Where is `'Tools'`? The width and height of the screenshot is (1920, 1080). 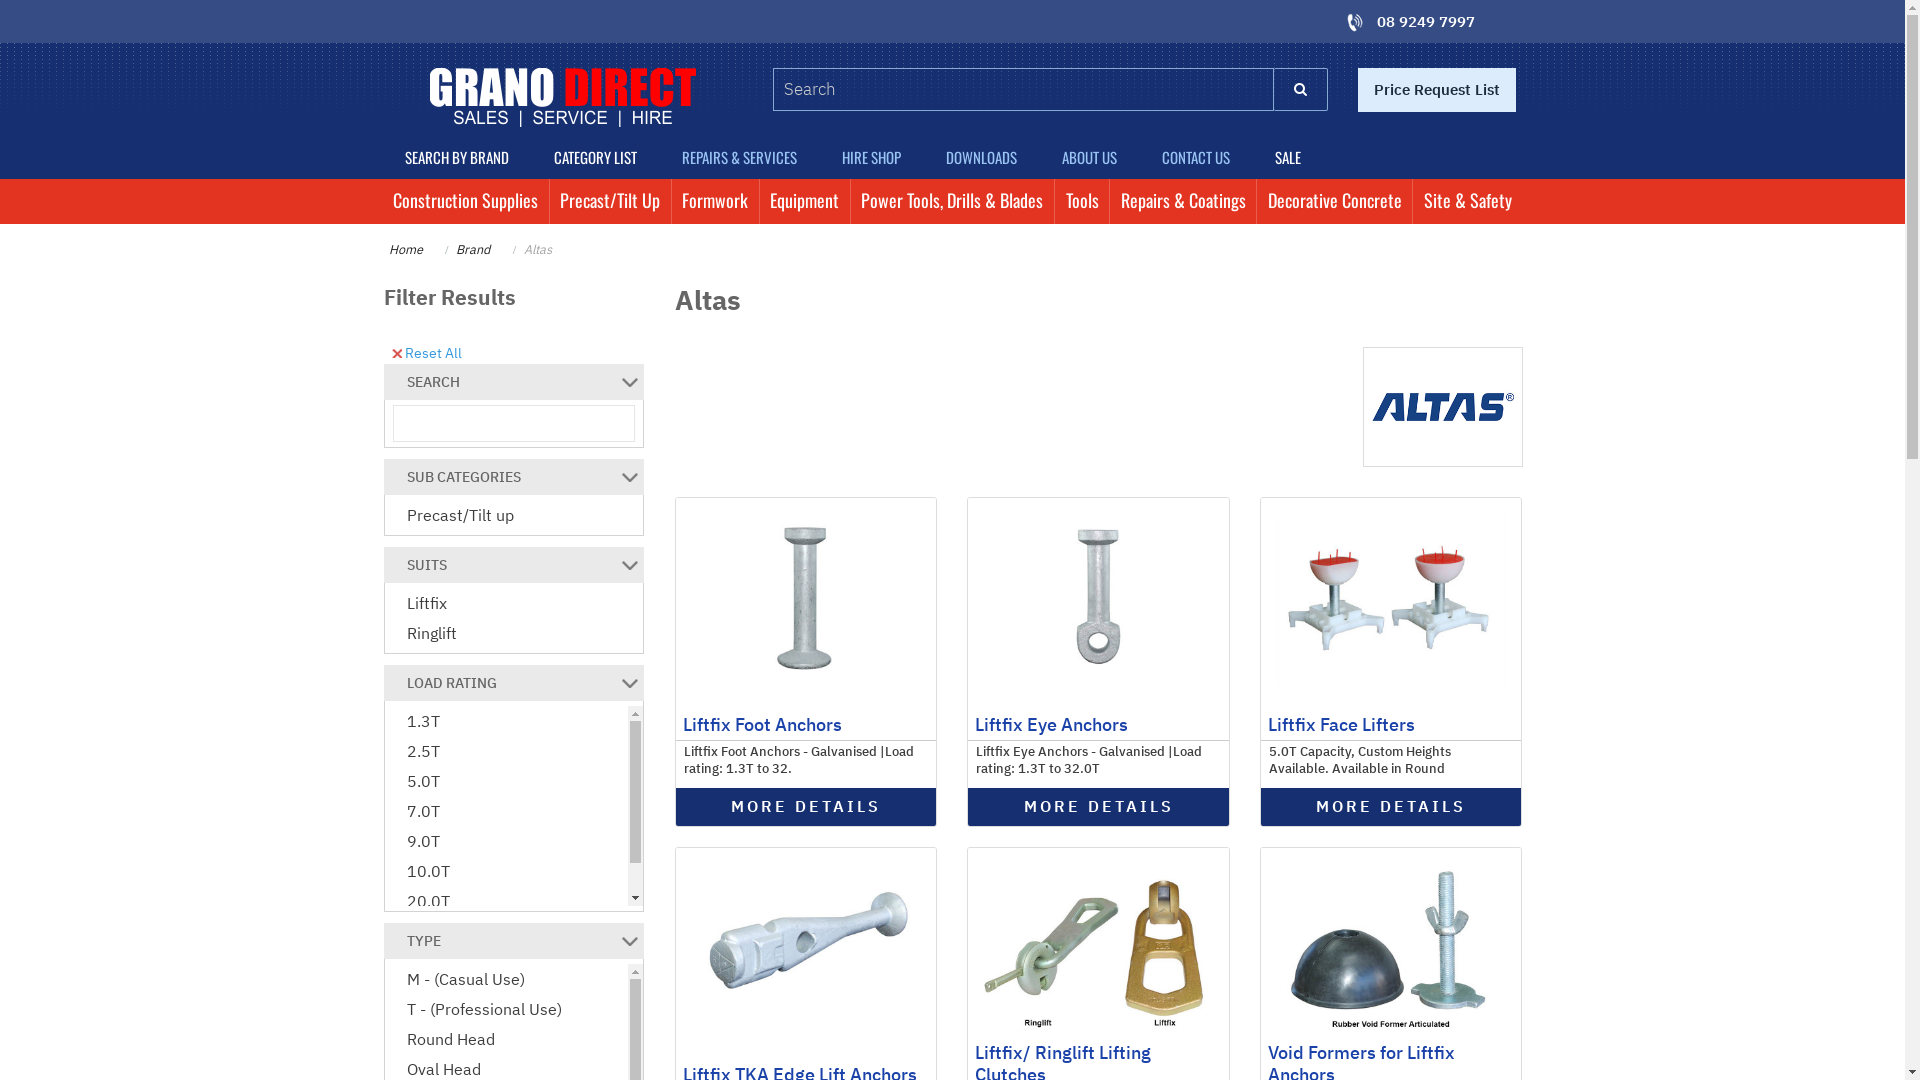
'Tools' is located at coordinates (1080, 201).